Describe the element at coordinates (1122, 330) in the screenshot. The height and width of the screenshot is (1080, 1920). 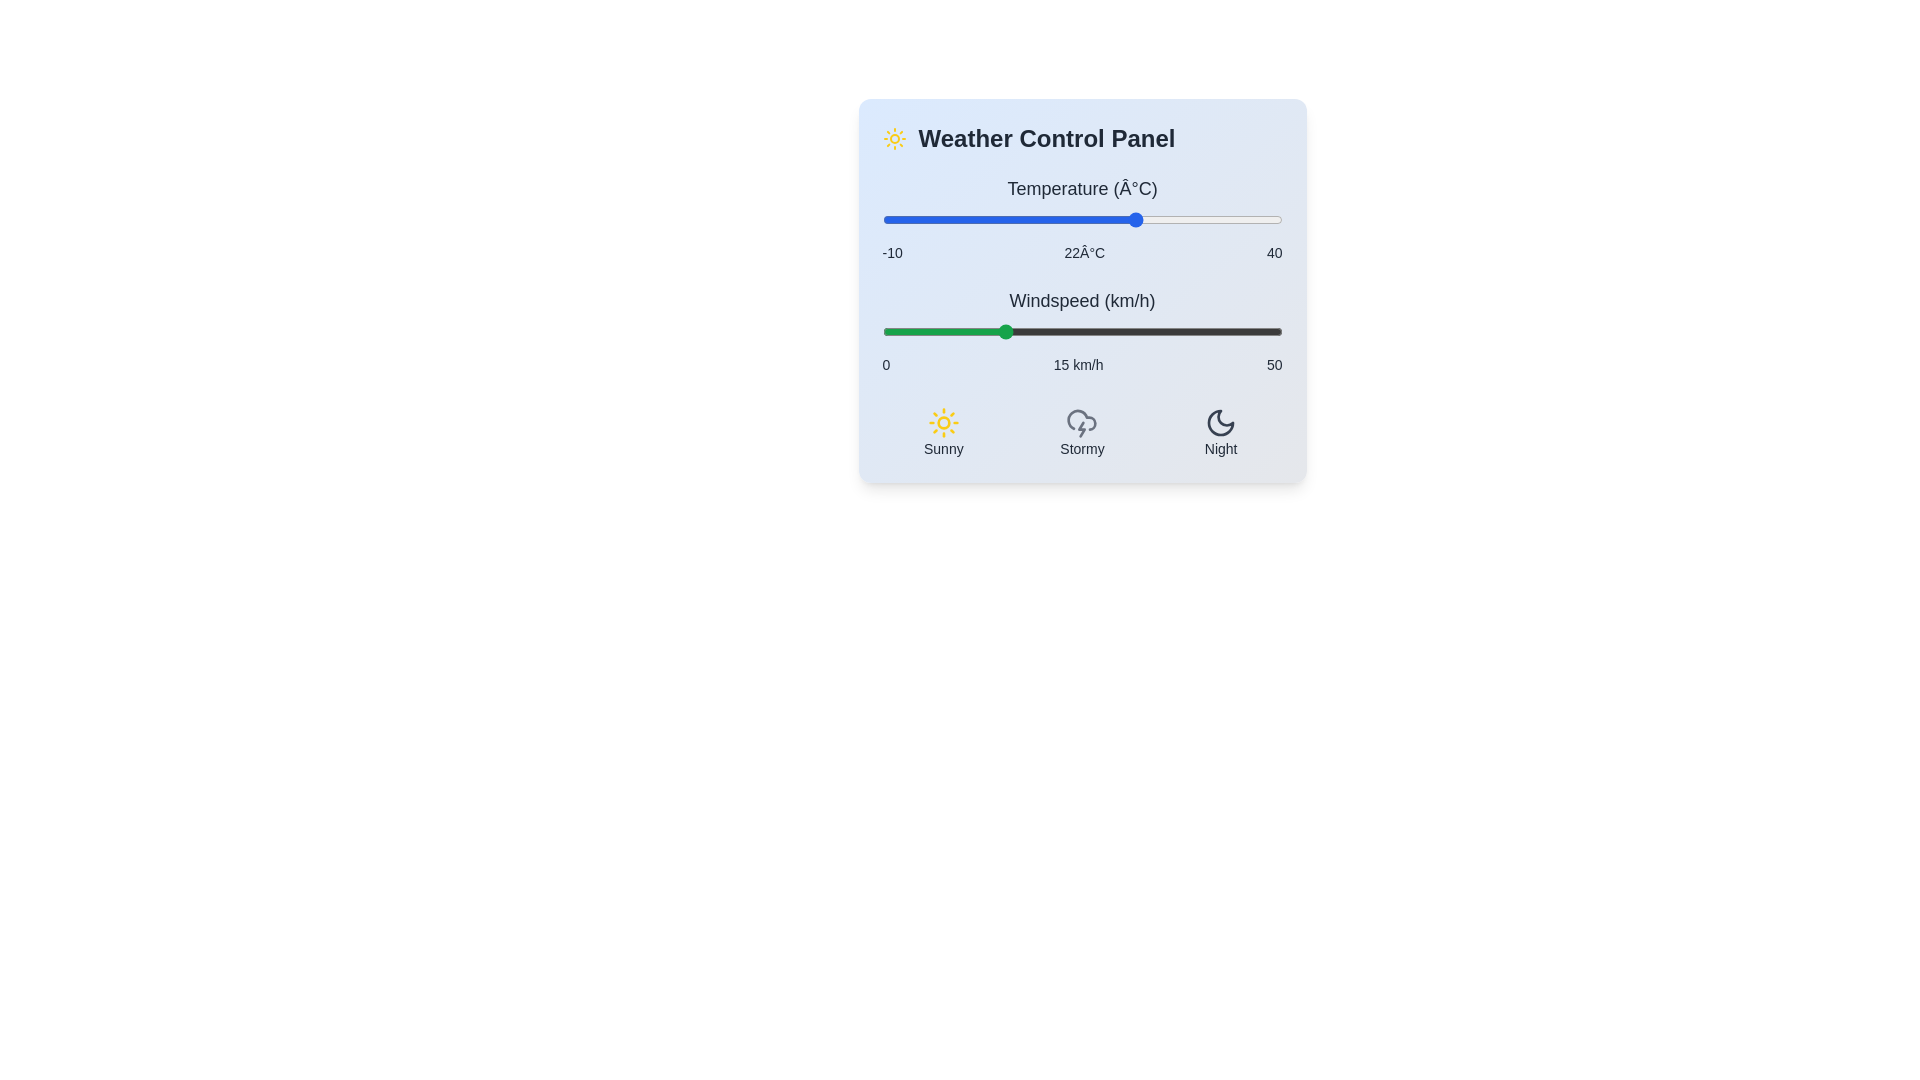
I see `the wind speed` at that location.